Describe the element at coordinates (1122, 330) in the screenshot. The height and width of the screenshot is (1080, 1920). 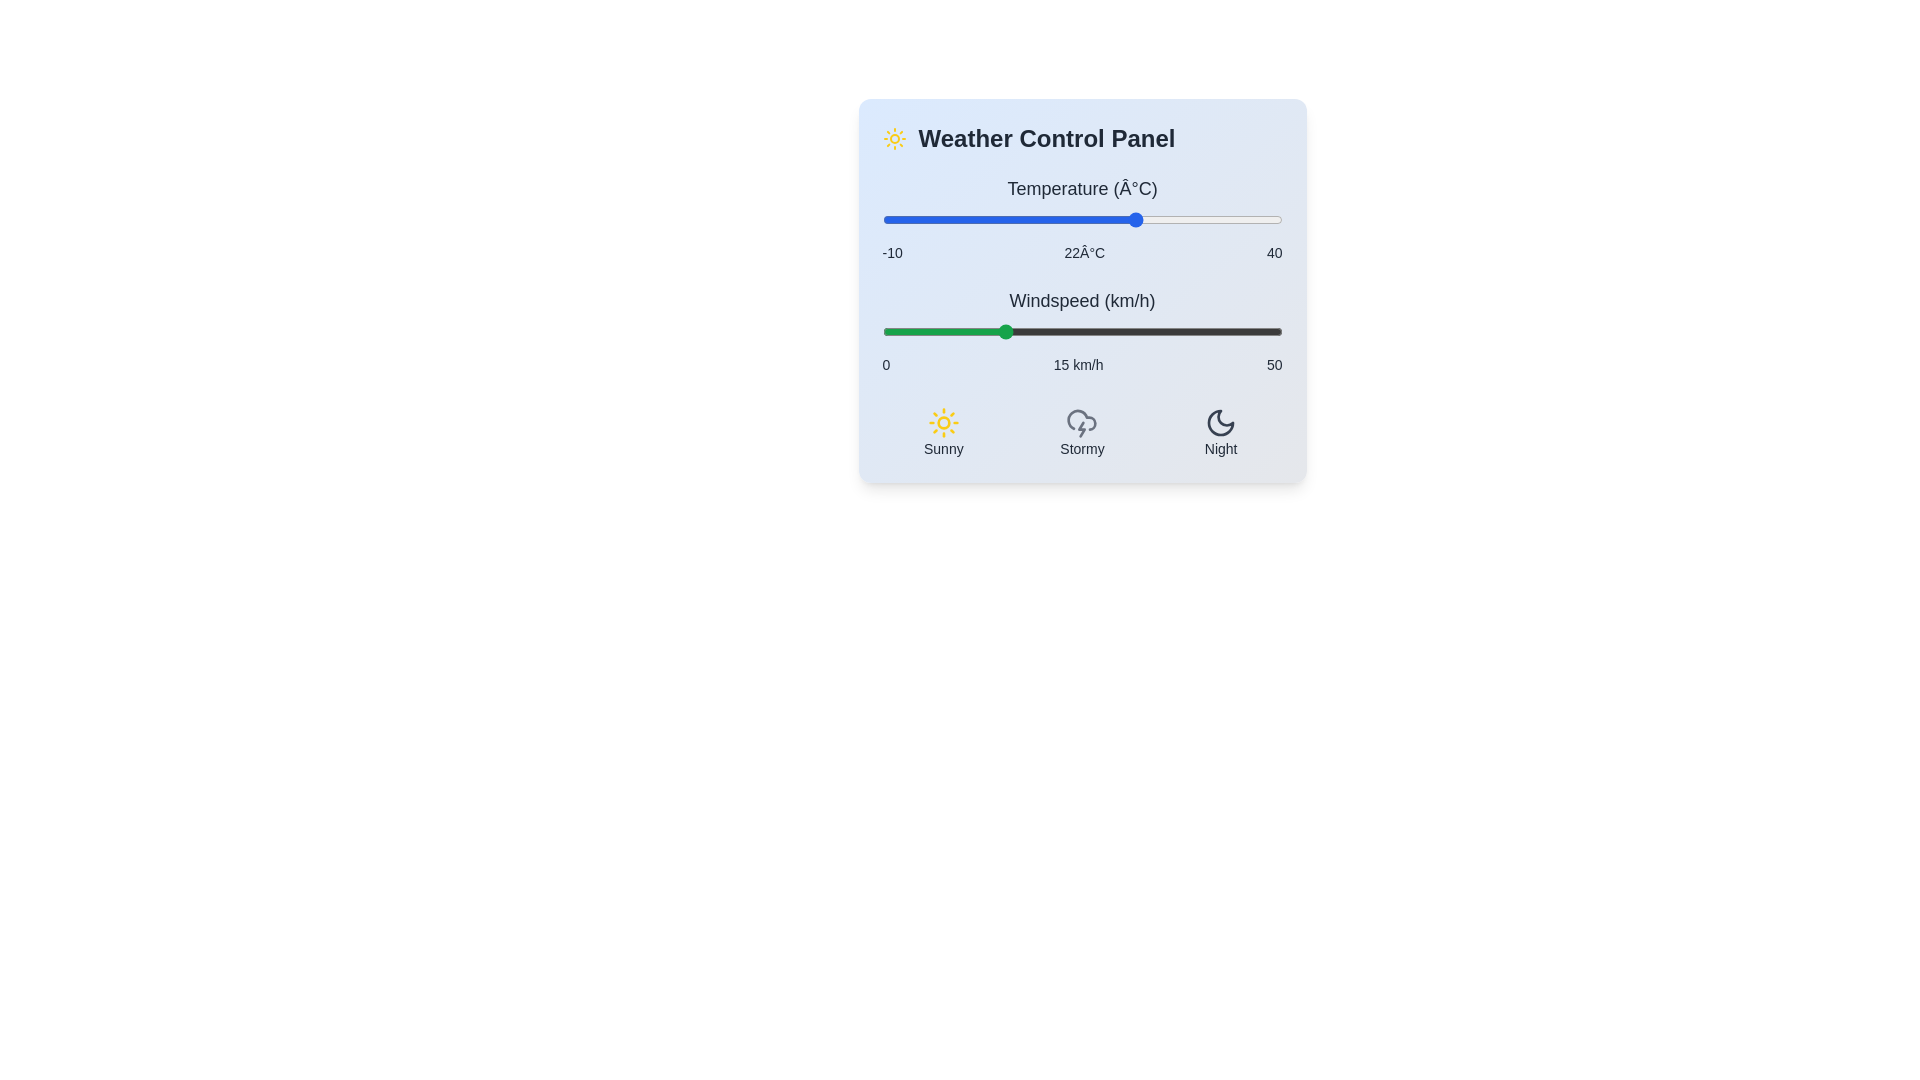
I see `the wind speed` at that location.